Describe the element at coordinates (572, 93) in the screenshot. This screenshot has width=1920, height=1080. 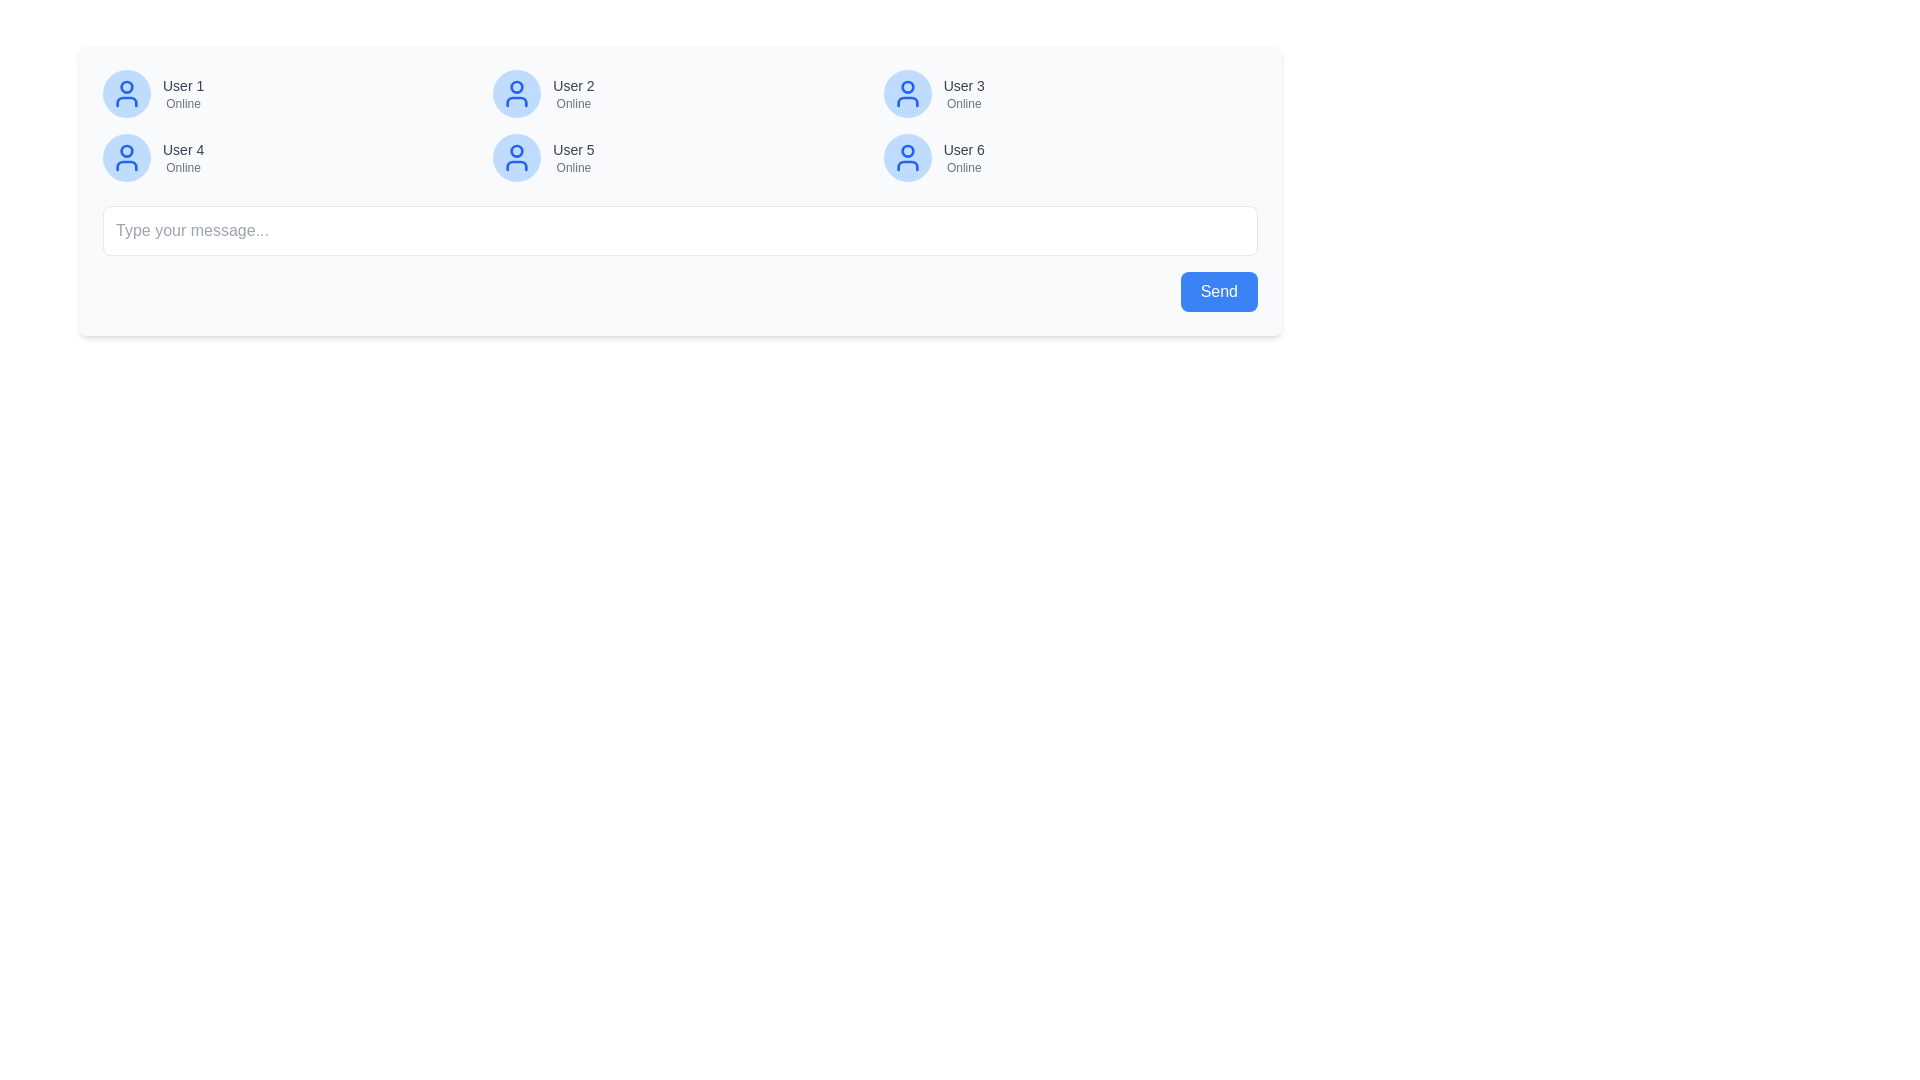
I see `the Text block displaying the username 'User 2' and their online status, located in the second position of the user list` at that location.